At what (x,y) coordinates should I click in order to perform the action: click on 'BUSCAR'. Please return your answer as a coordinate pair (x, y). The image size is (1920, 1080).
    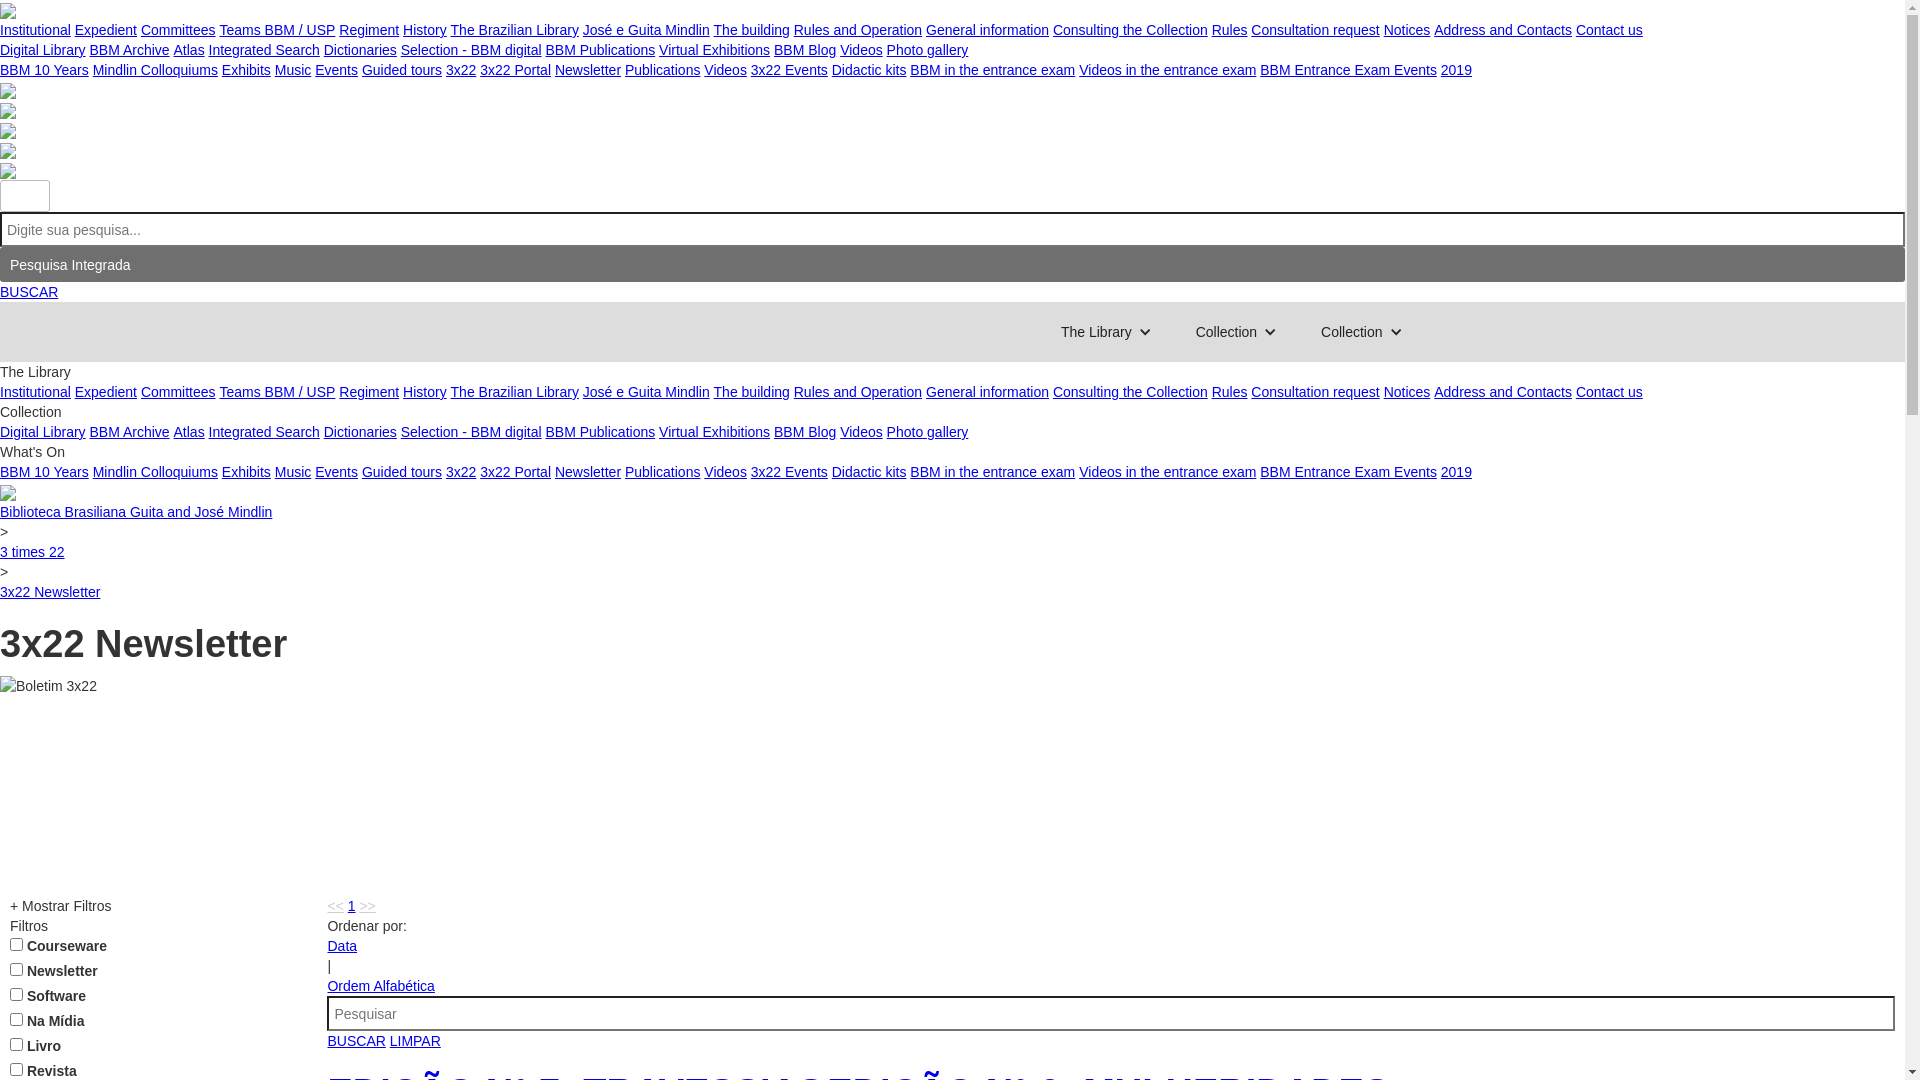
    Looking at the image, I should click on (28, 292).